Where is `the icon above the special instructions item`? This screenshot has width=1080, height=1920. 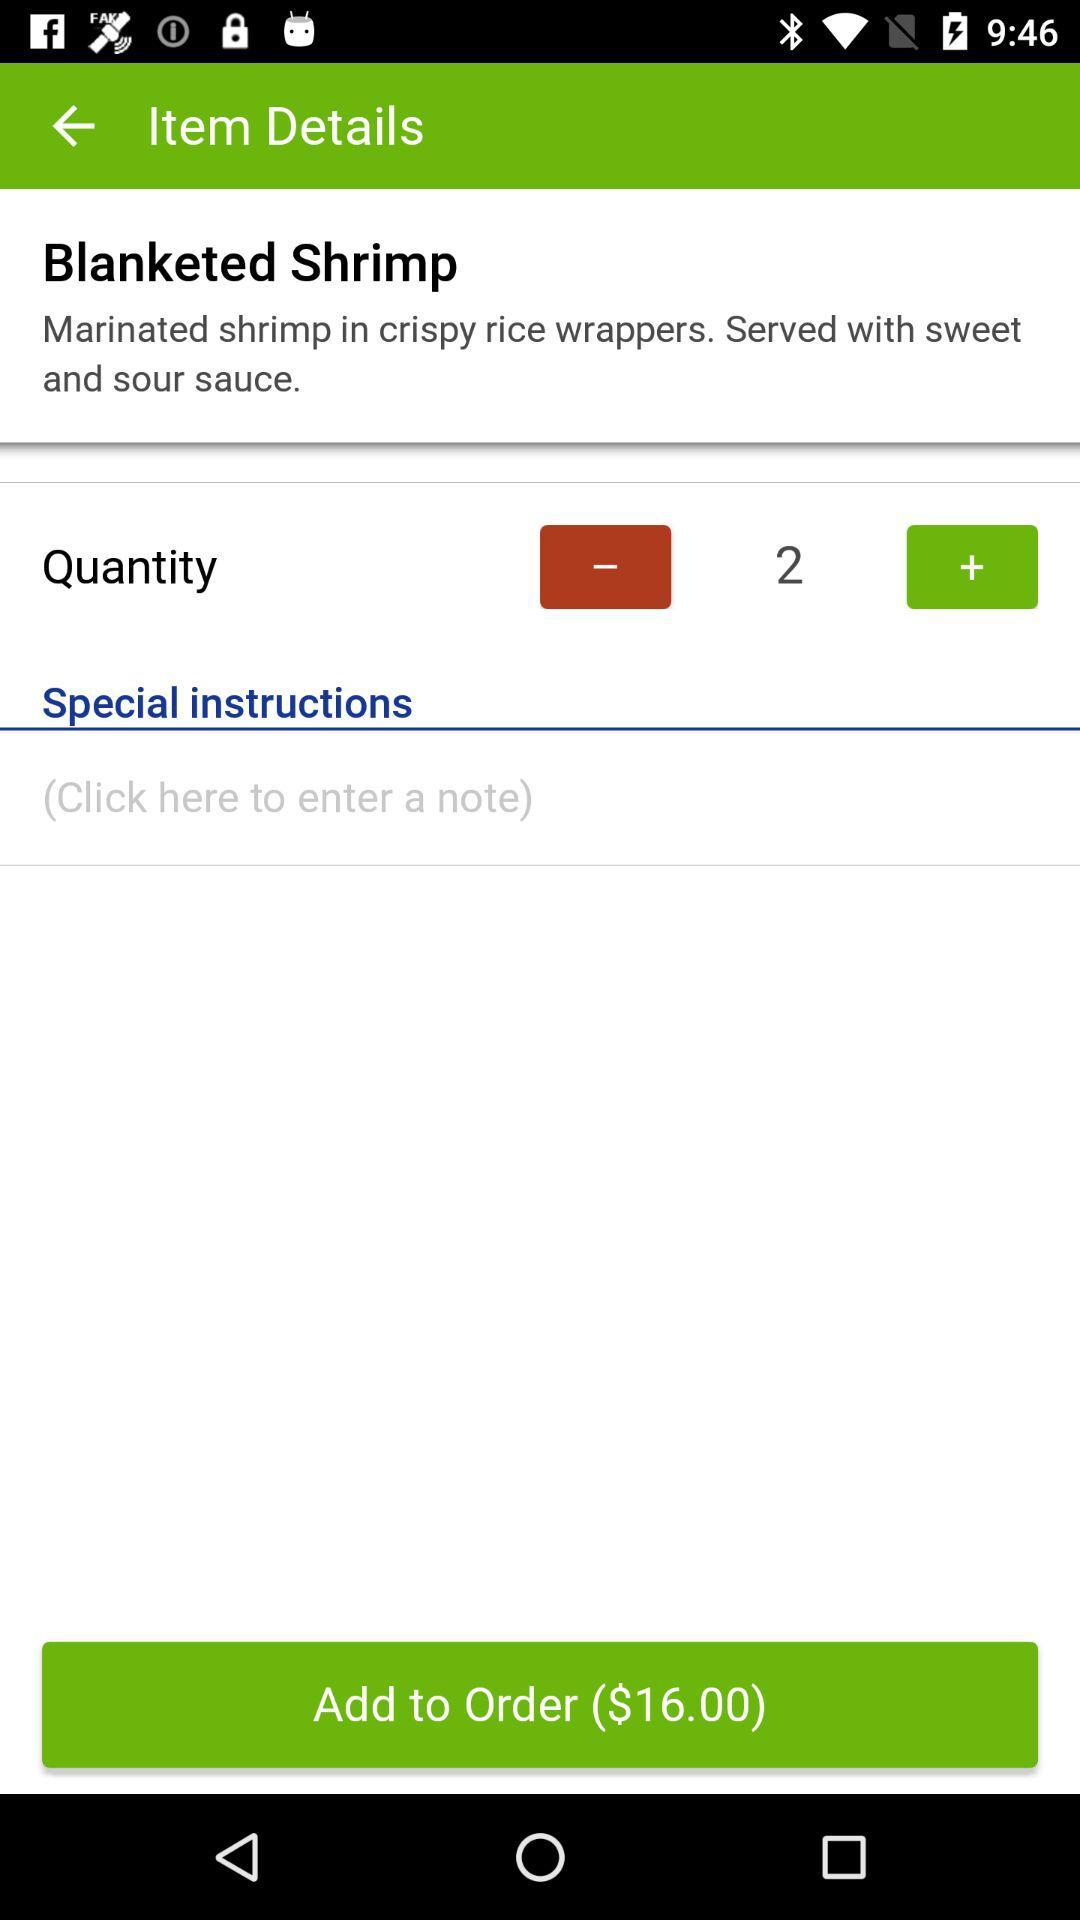
the icon above the special instructions item is located at coordinates (604, 565).